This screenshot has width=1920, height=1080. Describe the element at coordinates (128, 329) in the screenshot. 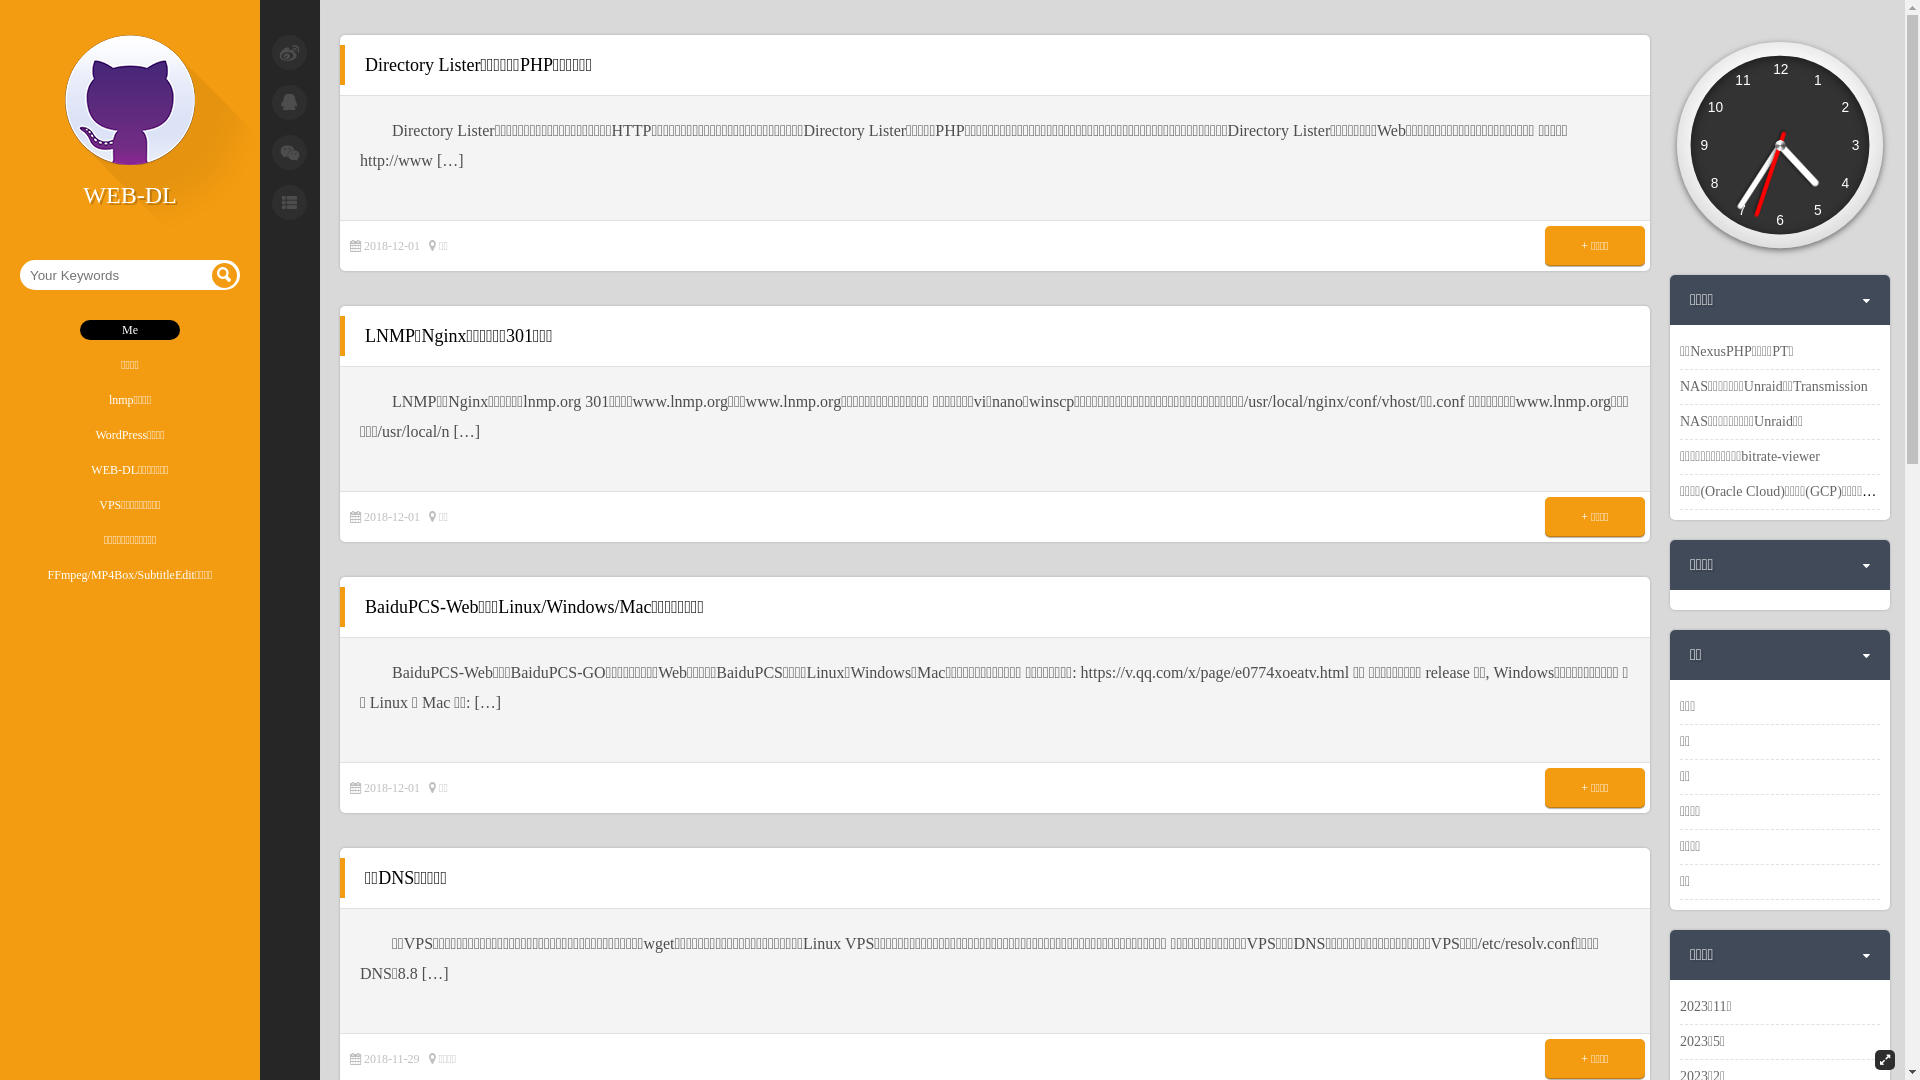

I see `'Me'` at that location.